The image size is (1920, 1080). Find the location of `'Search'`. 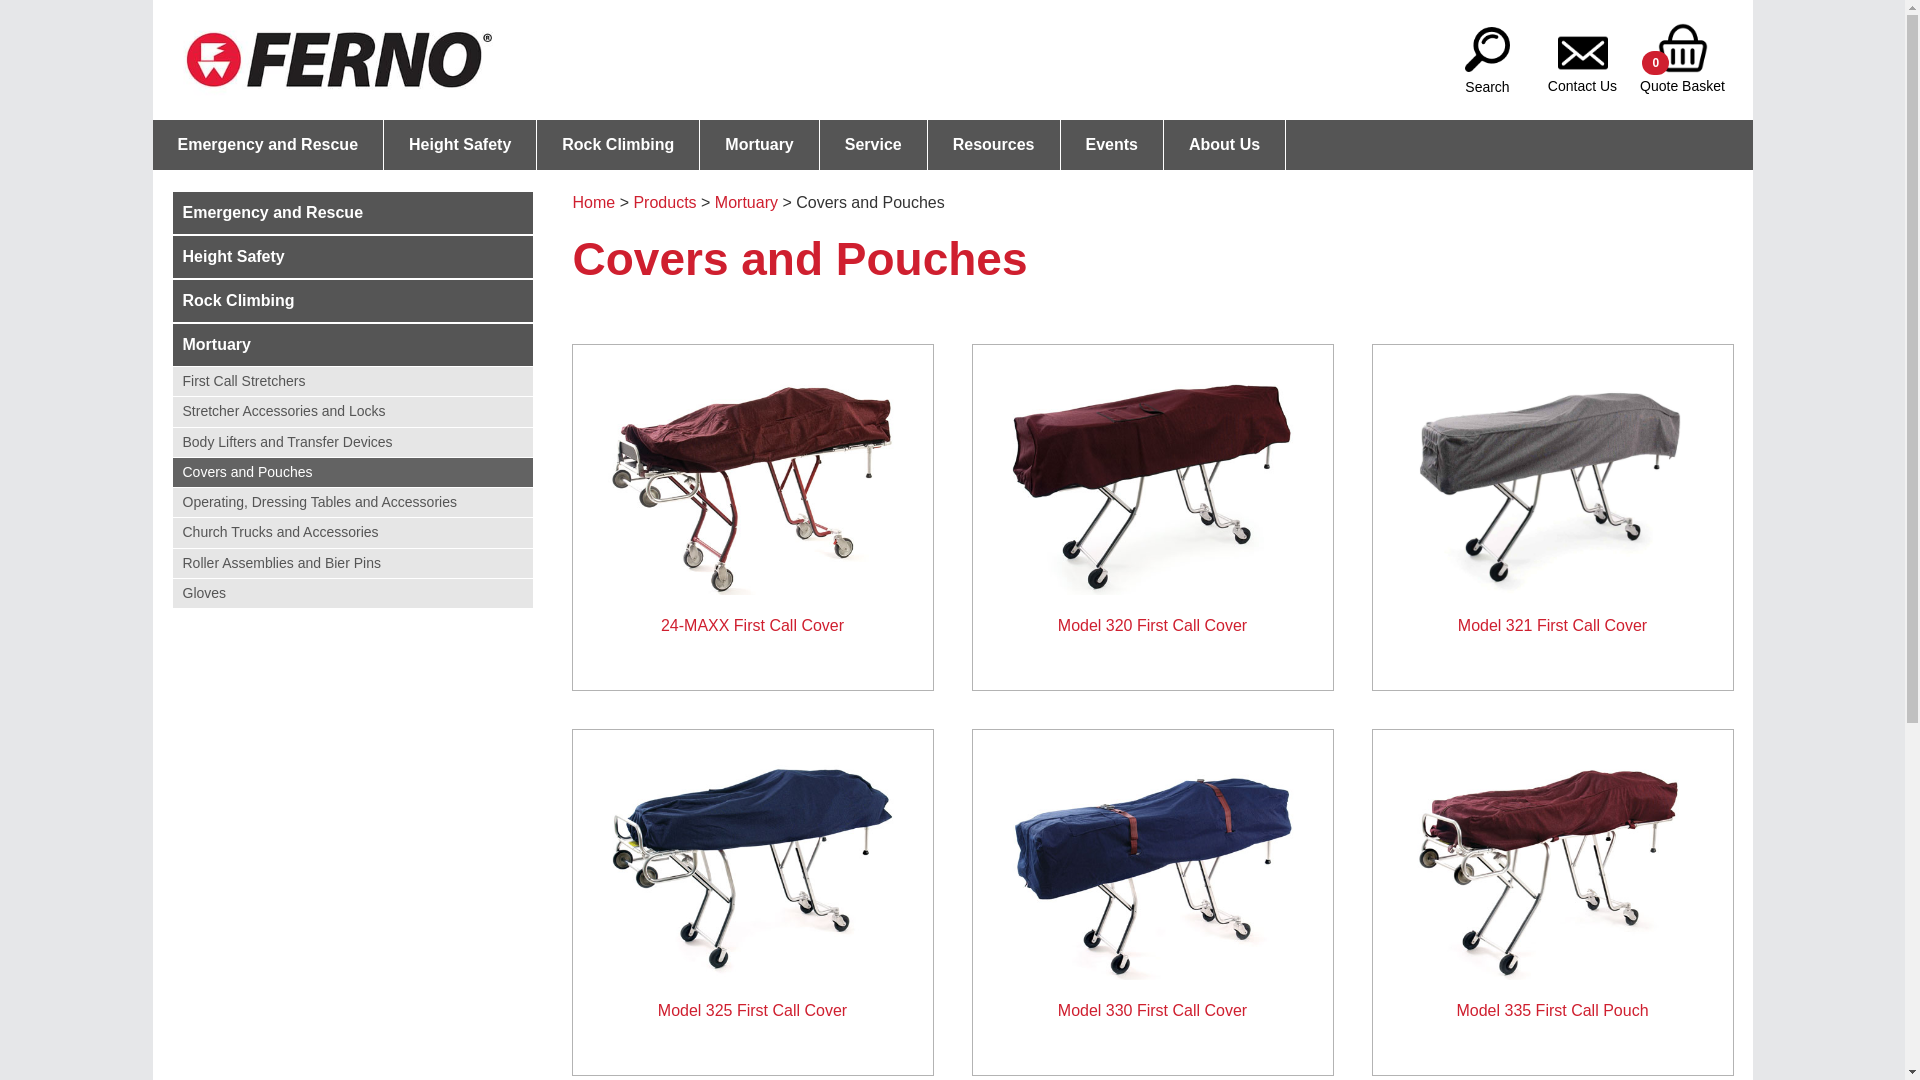

'Search' is located at coordinates (1487, 45).